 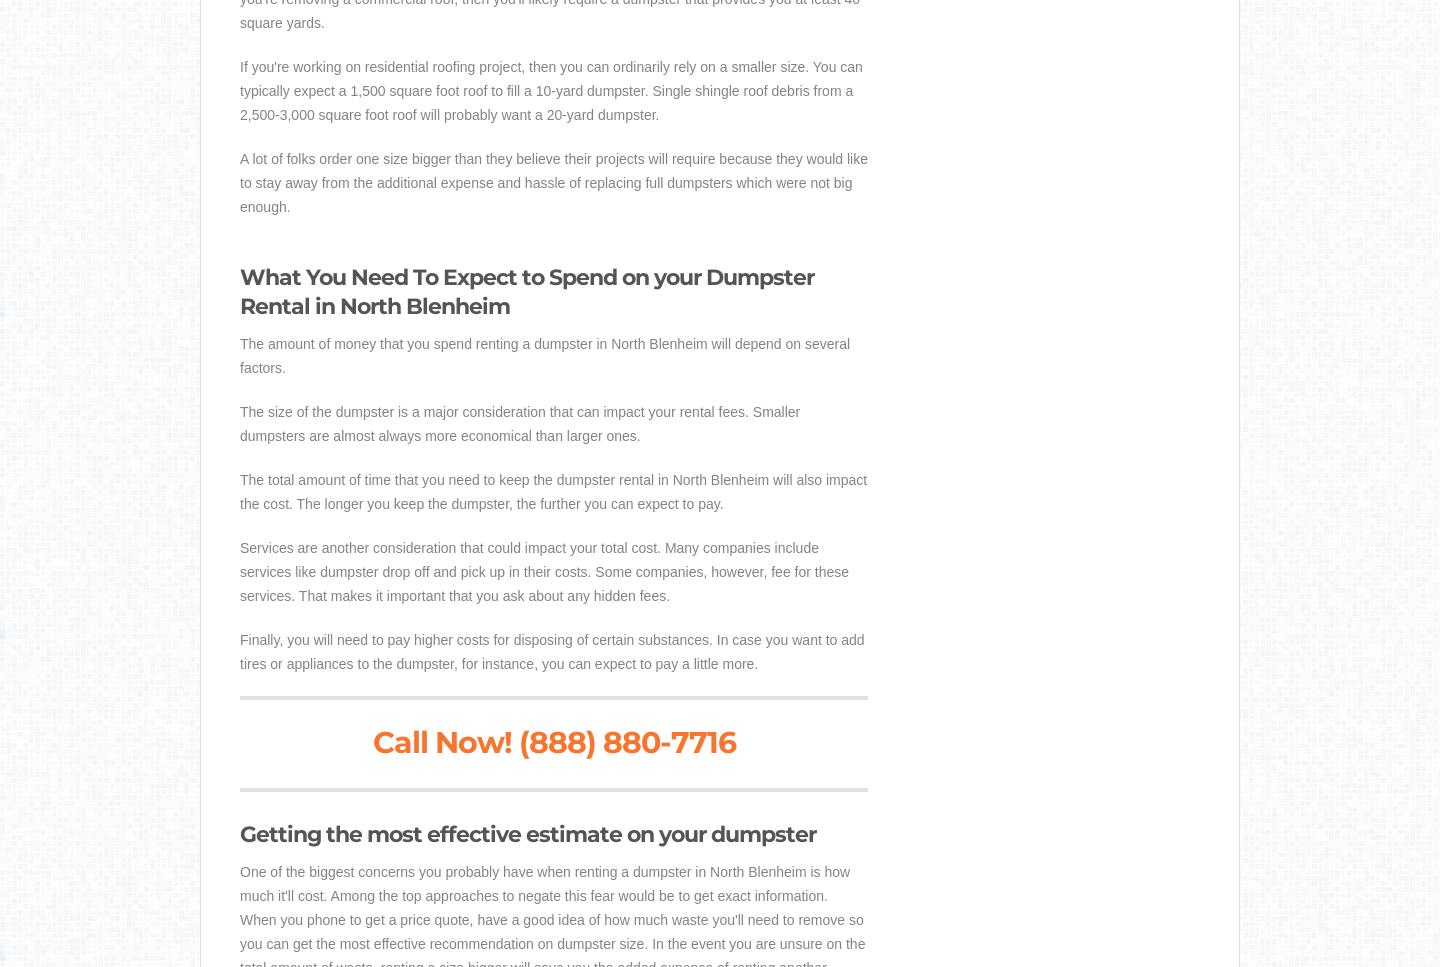 I want to click on 'The size of the dumpster is a major consideration that can impact your rental fees. Smaller dumpsters are almost always more economical than larger ones.', so click(x=518, y=423).